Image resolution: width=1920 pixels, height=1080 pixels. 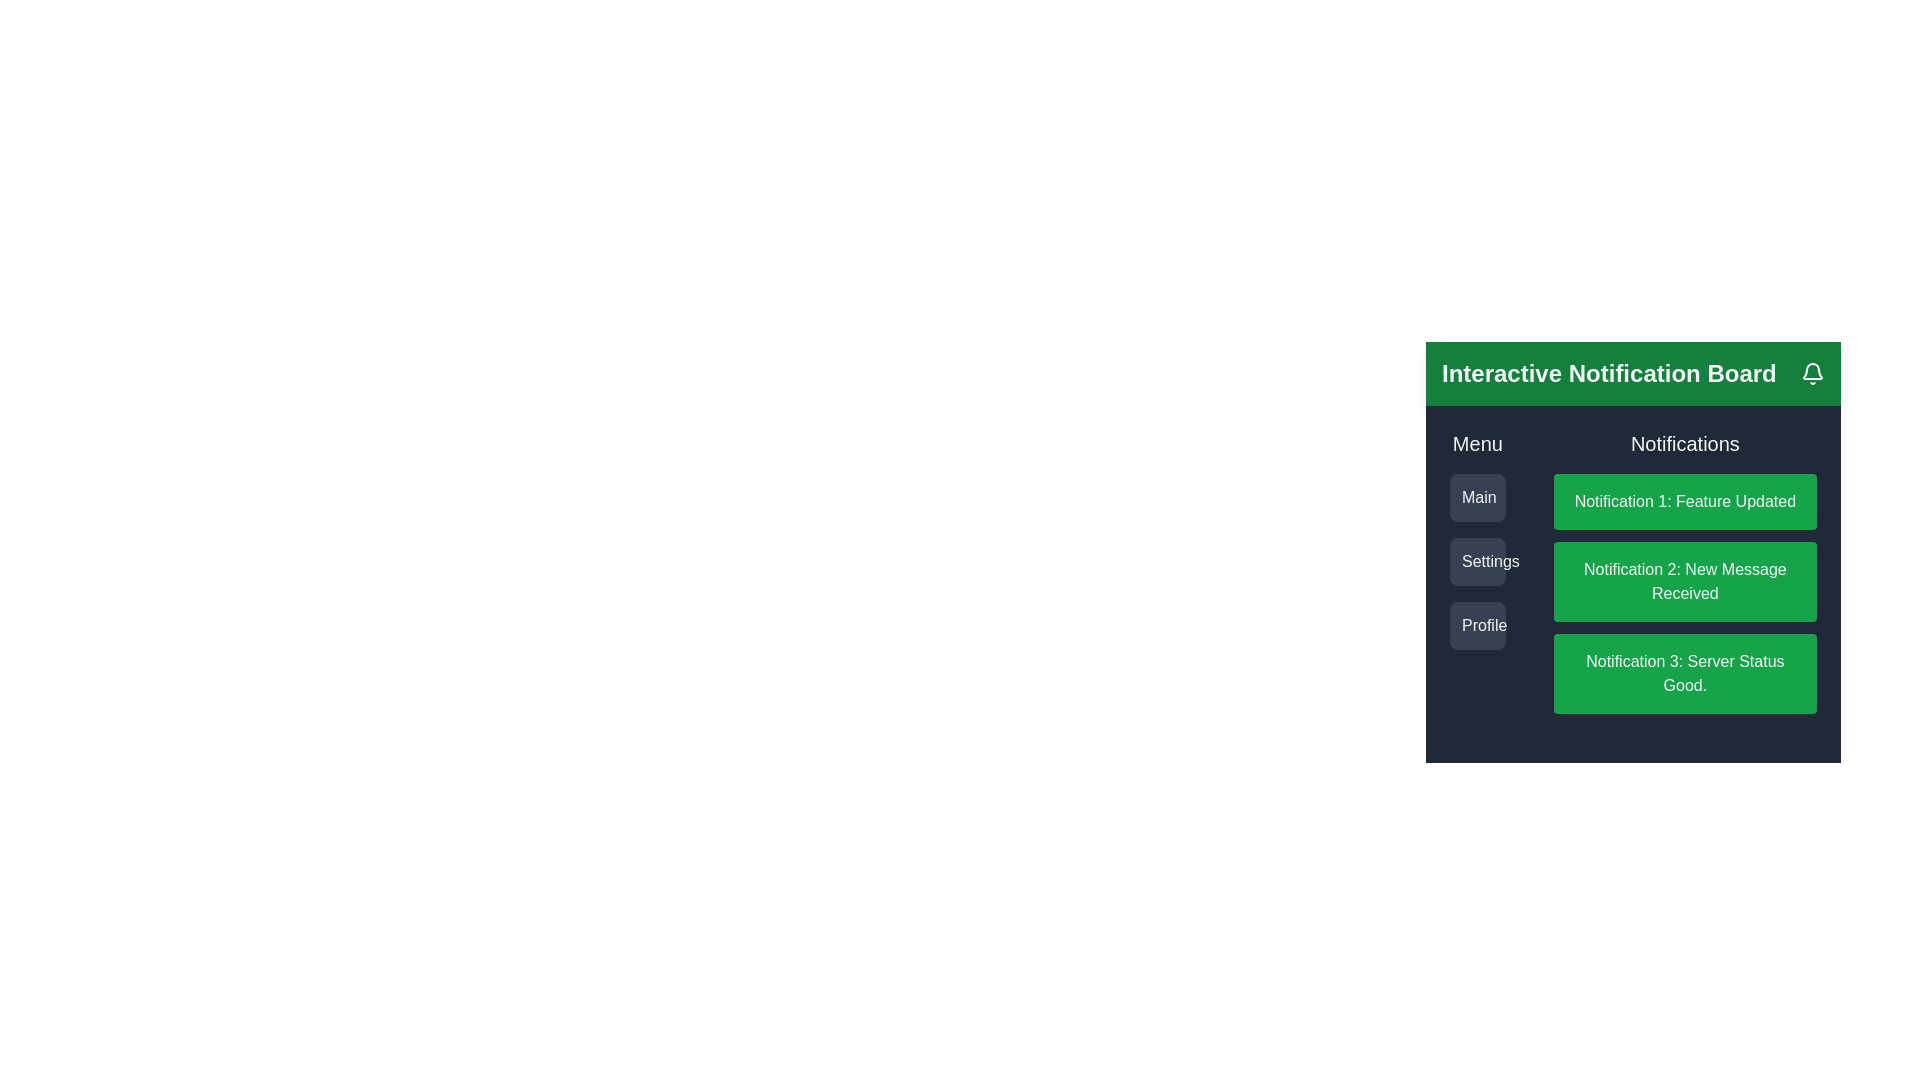 What do you see at coordinates (1477, 562) in the screenshot?
I see `the 'Settings' button, which is a rectangular button with a dark background and rounded corners, located in the vertical 'Menu' list between 'Main' and 'Profile'` at bounding box center [1477, 562].